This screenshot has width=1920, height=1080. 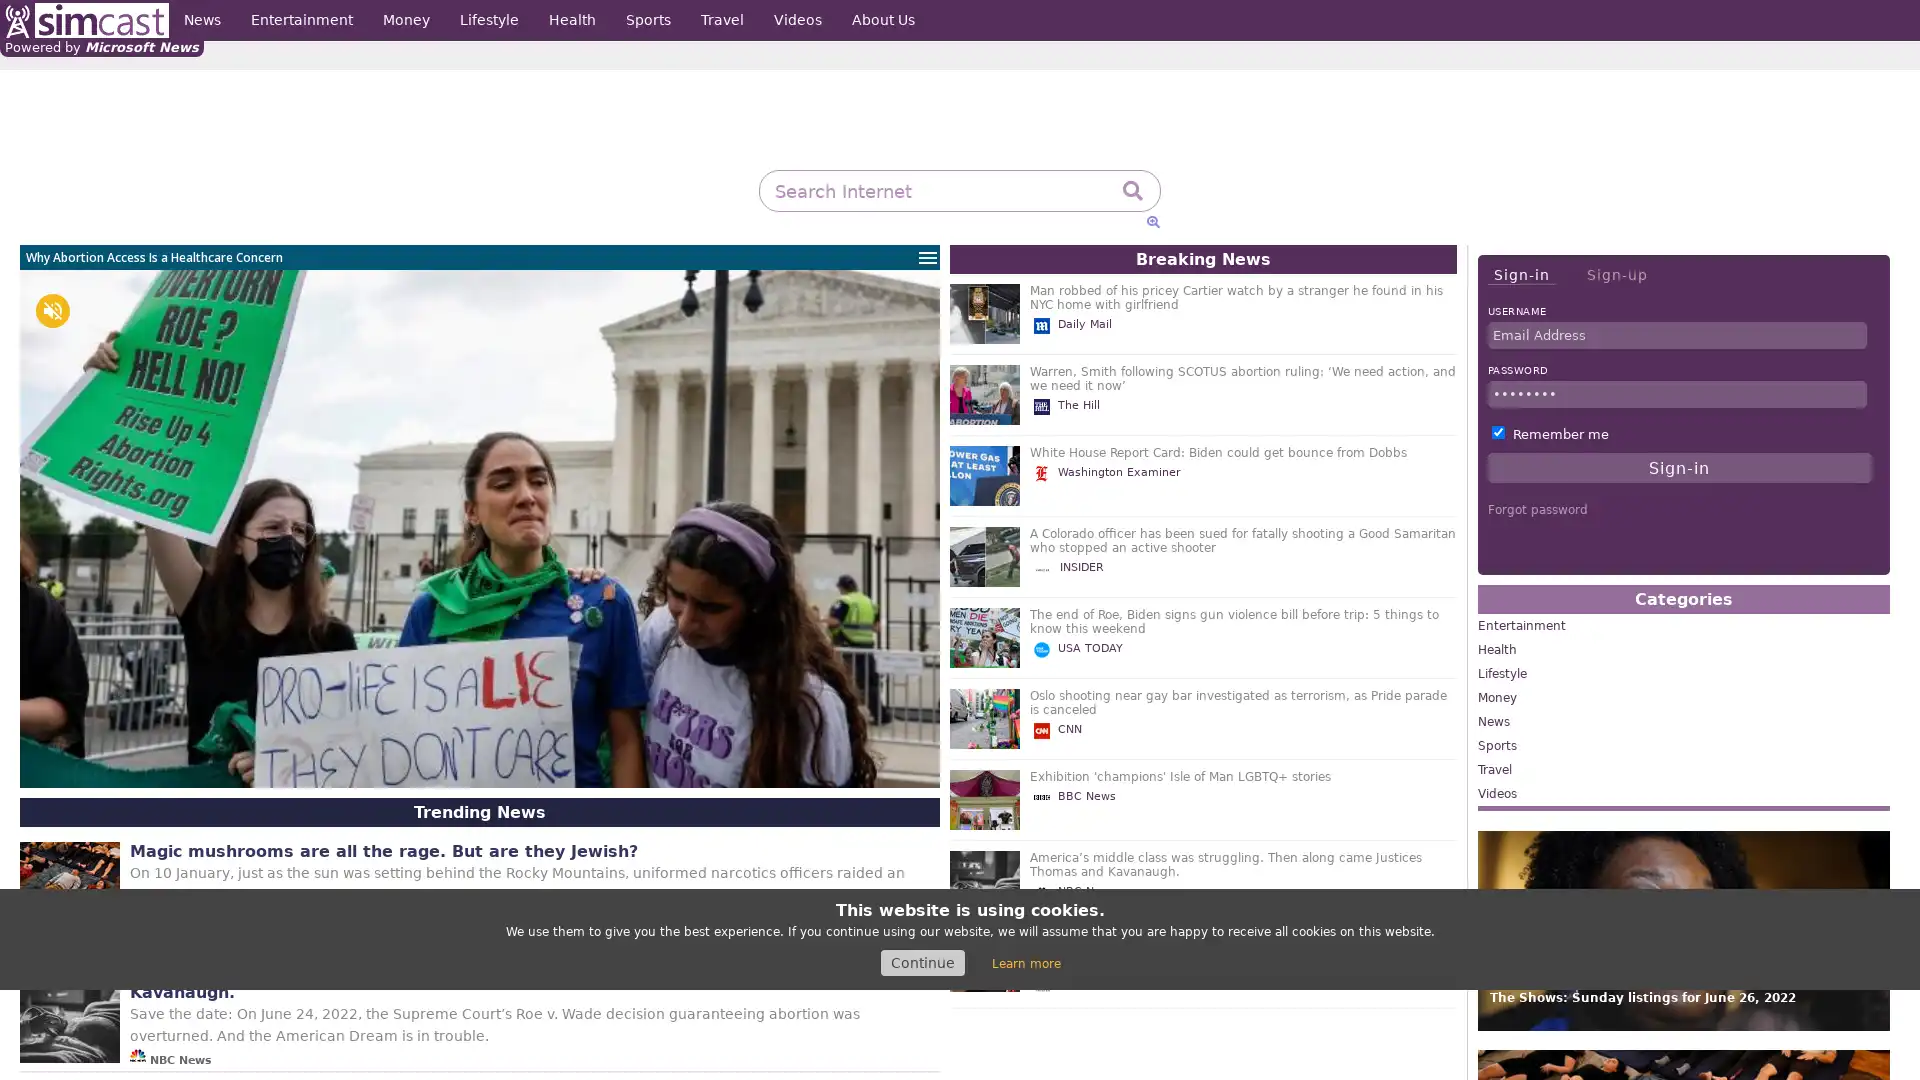 I want to click on Sign-in, so click(x=1520, y=275).